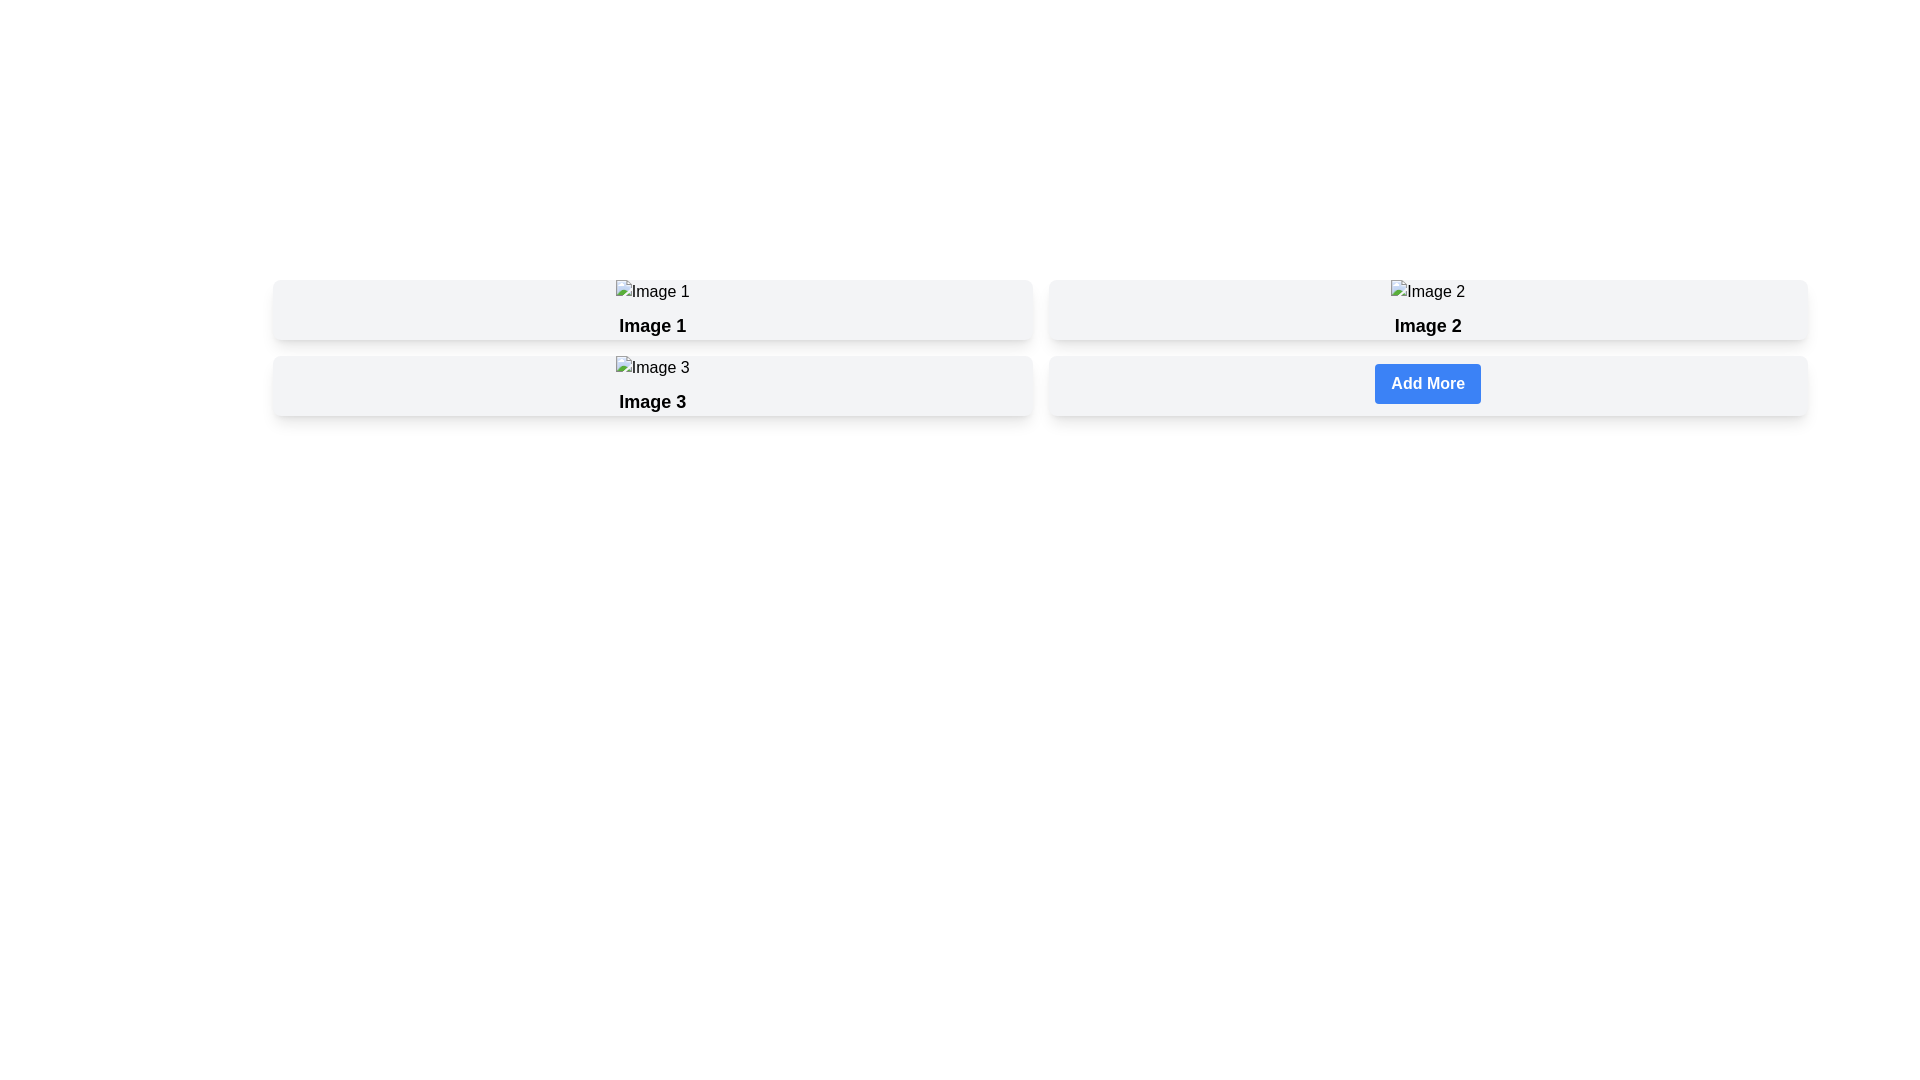 The image size is (1920, 1080). Describe the element at coordinates (1427, 309) in the screenshot. I see `the Content card or tile with a light gray background labeled 'Image 2', which is the second item in the grid's first row` at that location.